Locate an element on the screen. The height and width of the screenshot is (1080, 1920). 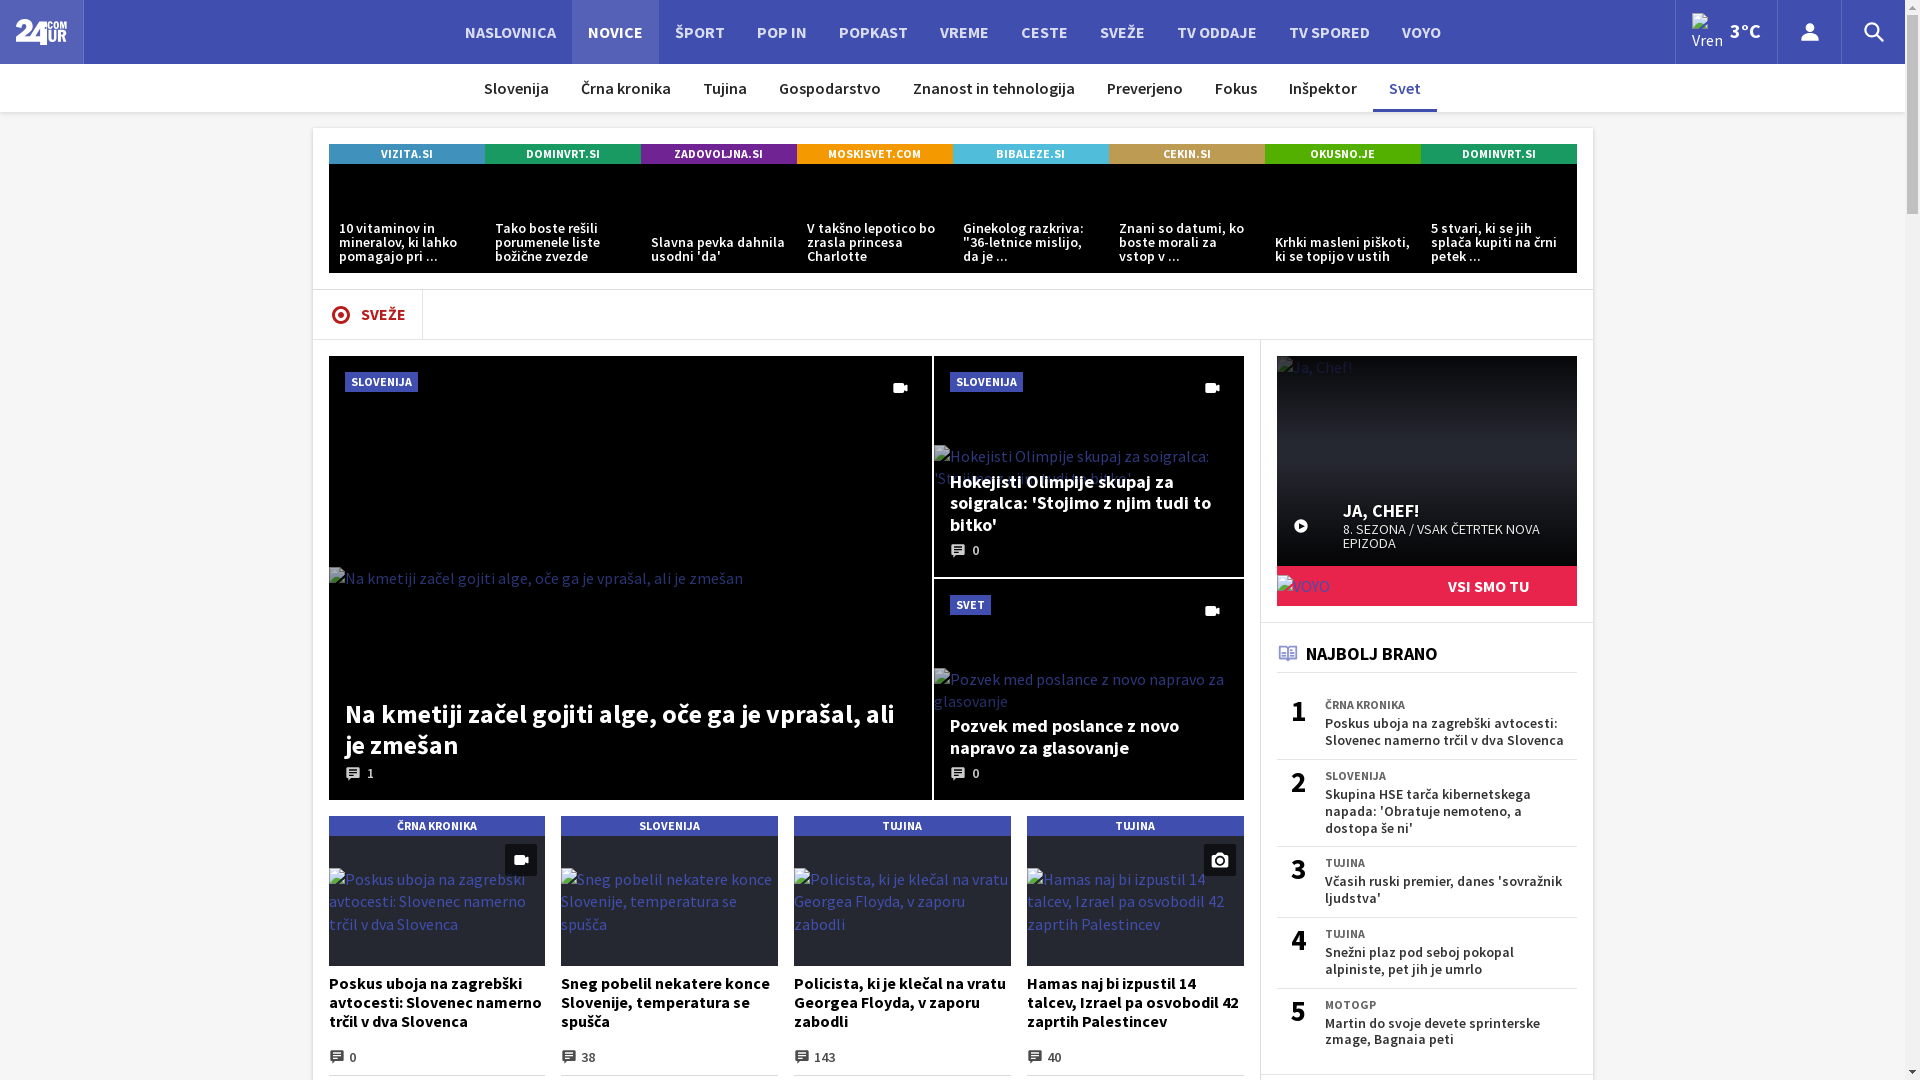
'Ginekolog razkriva: "36-letnice mislijo, da je ...' is located at coordinates (1030, 218).